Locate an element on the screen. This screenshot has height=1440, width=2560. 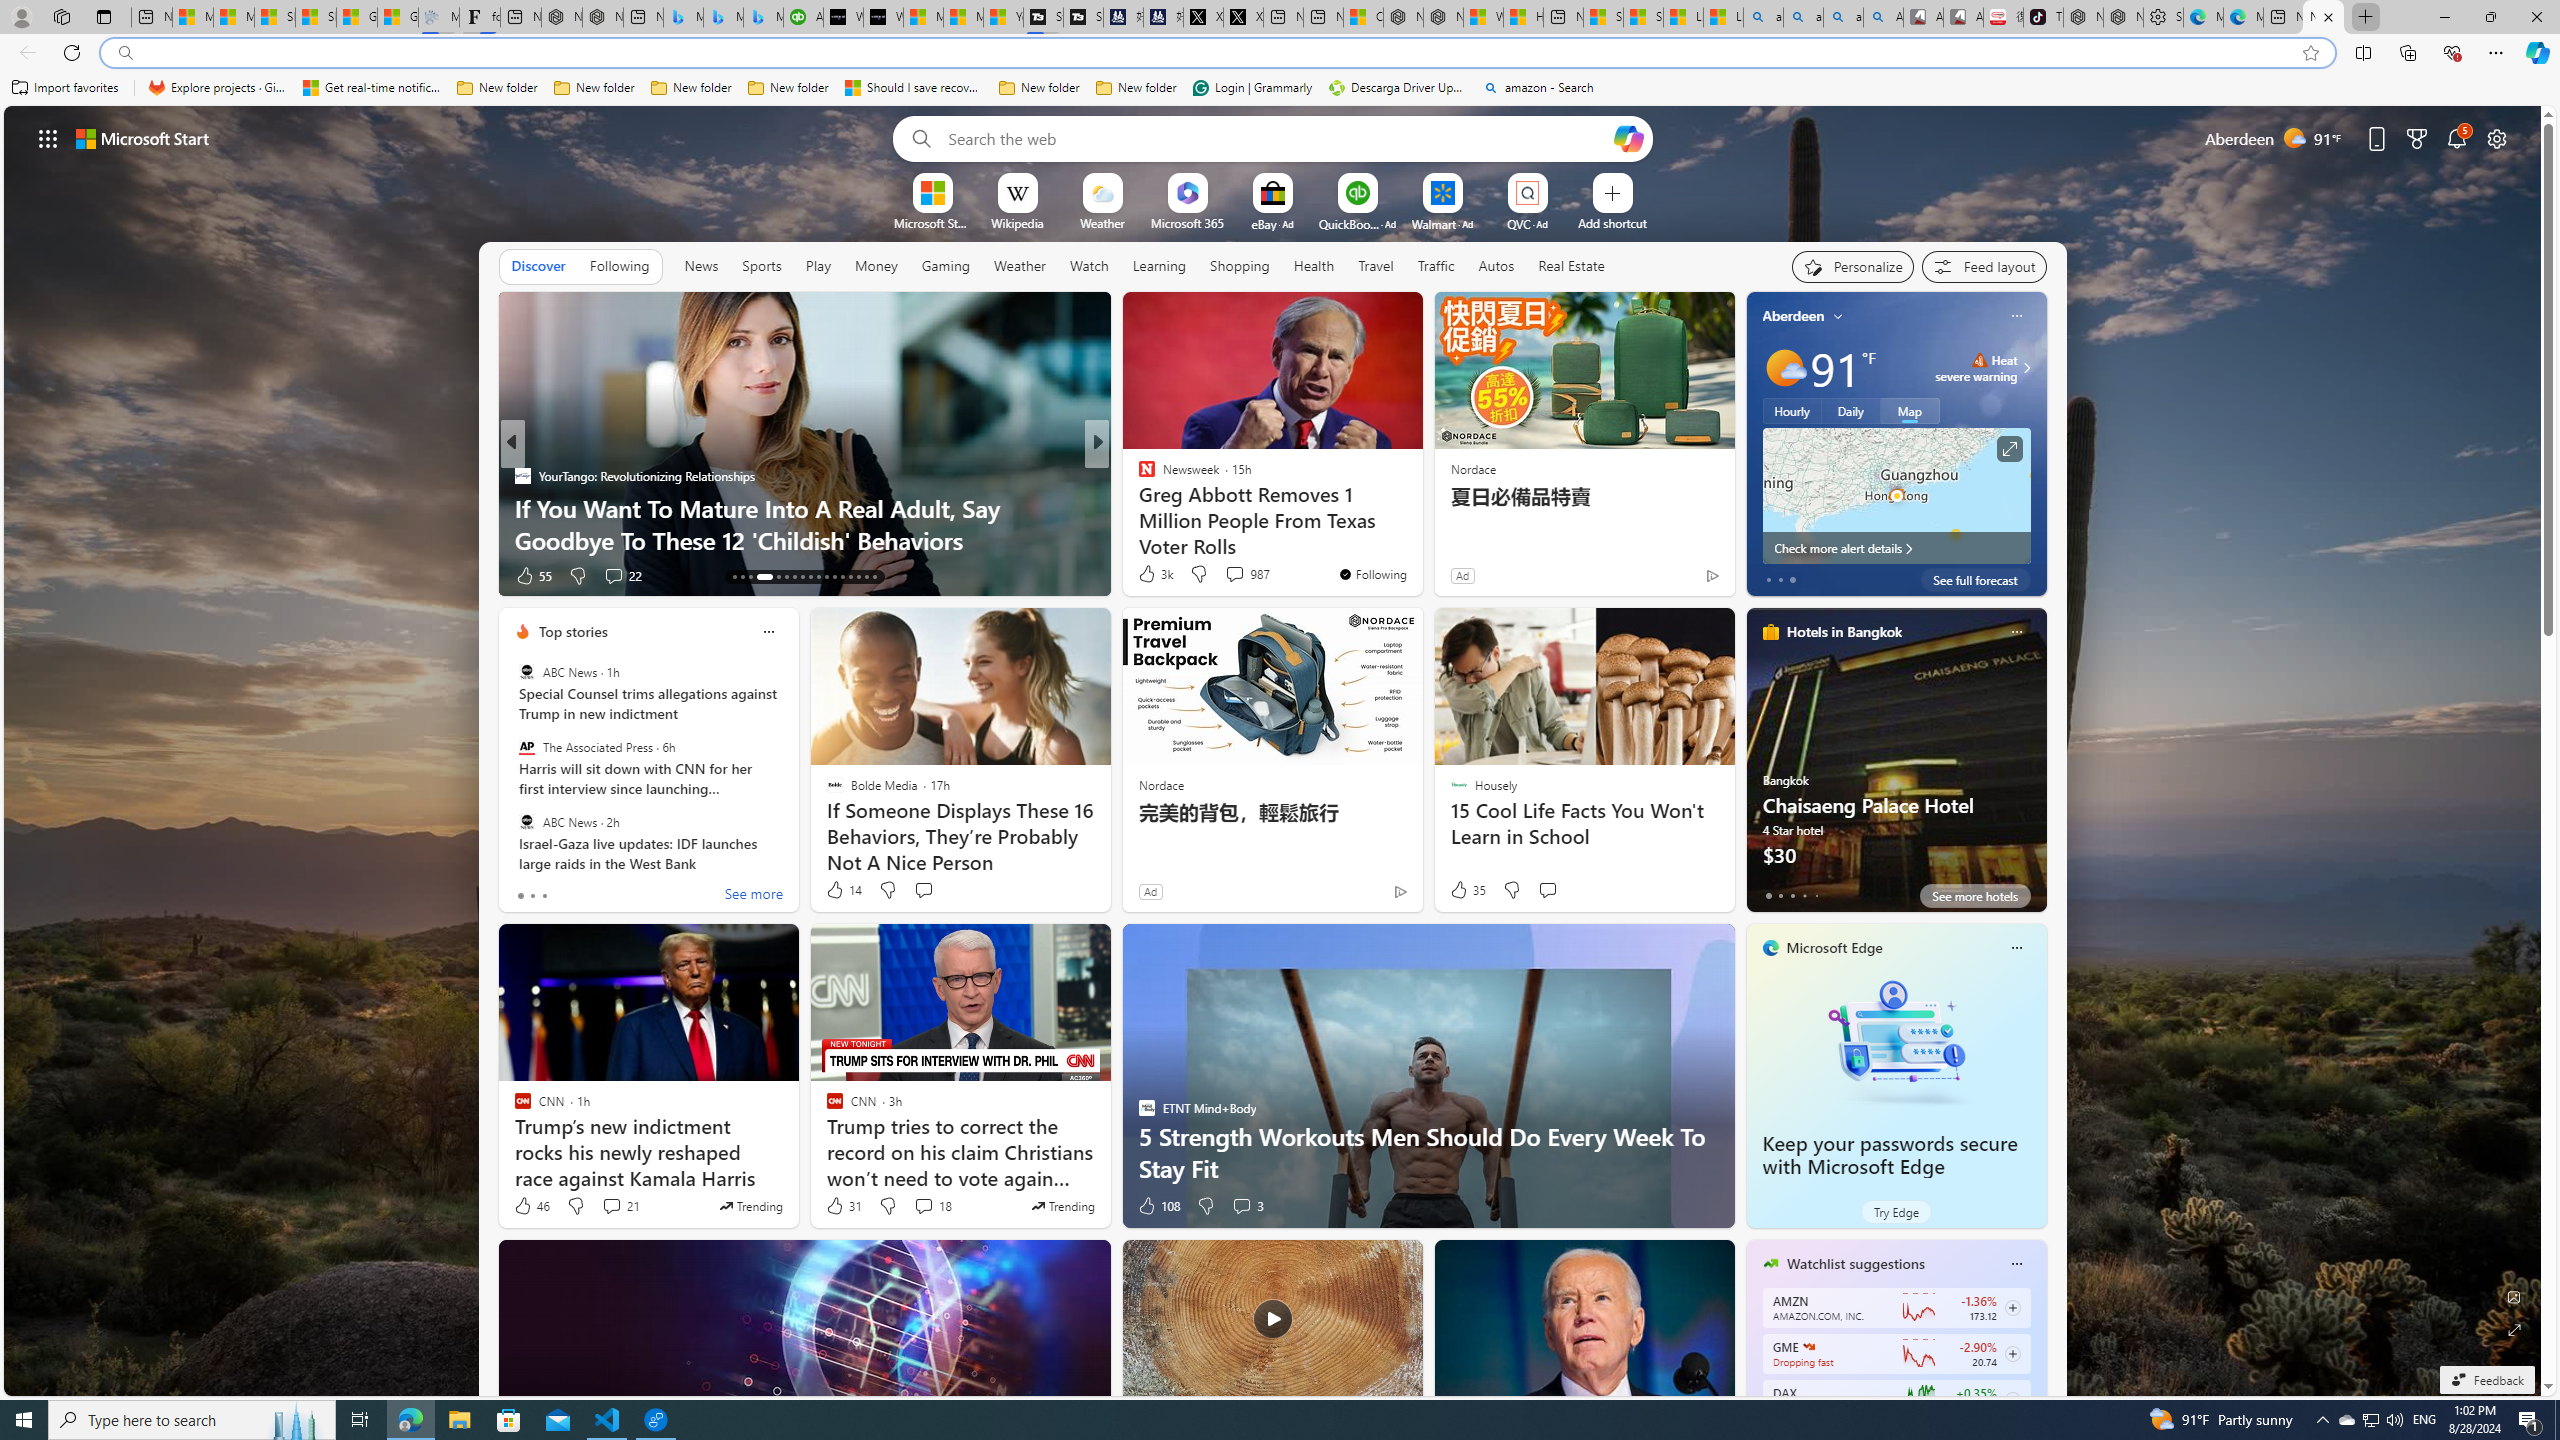
'Gaming' is located at coordinates (945, 264).